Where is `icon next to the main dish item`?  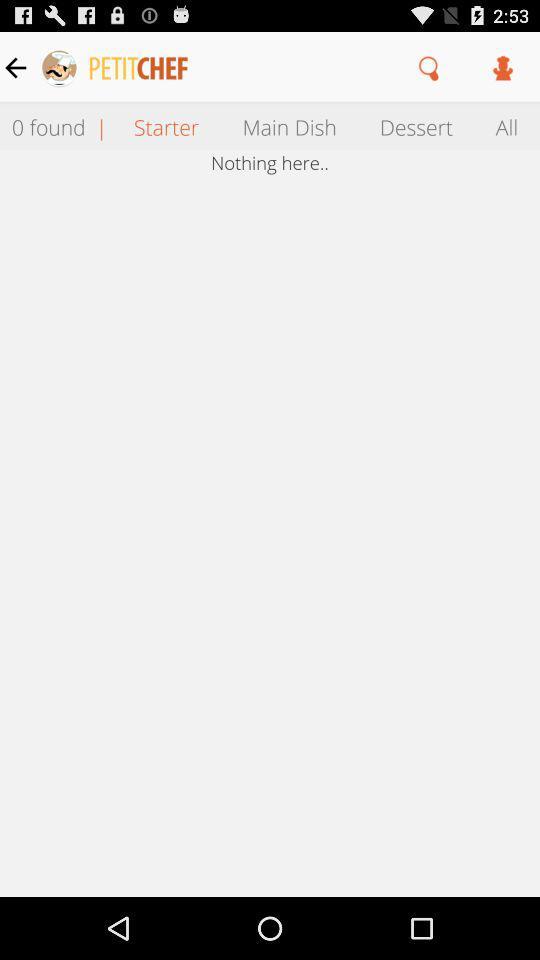 icon next to the main dish item is located at coordinates (415, 125).